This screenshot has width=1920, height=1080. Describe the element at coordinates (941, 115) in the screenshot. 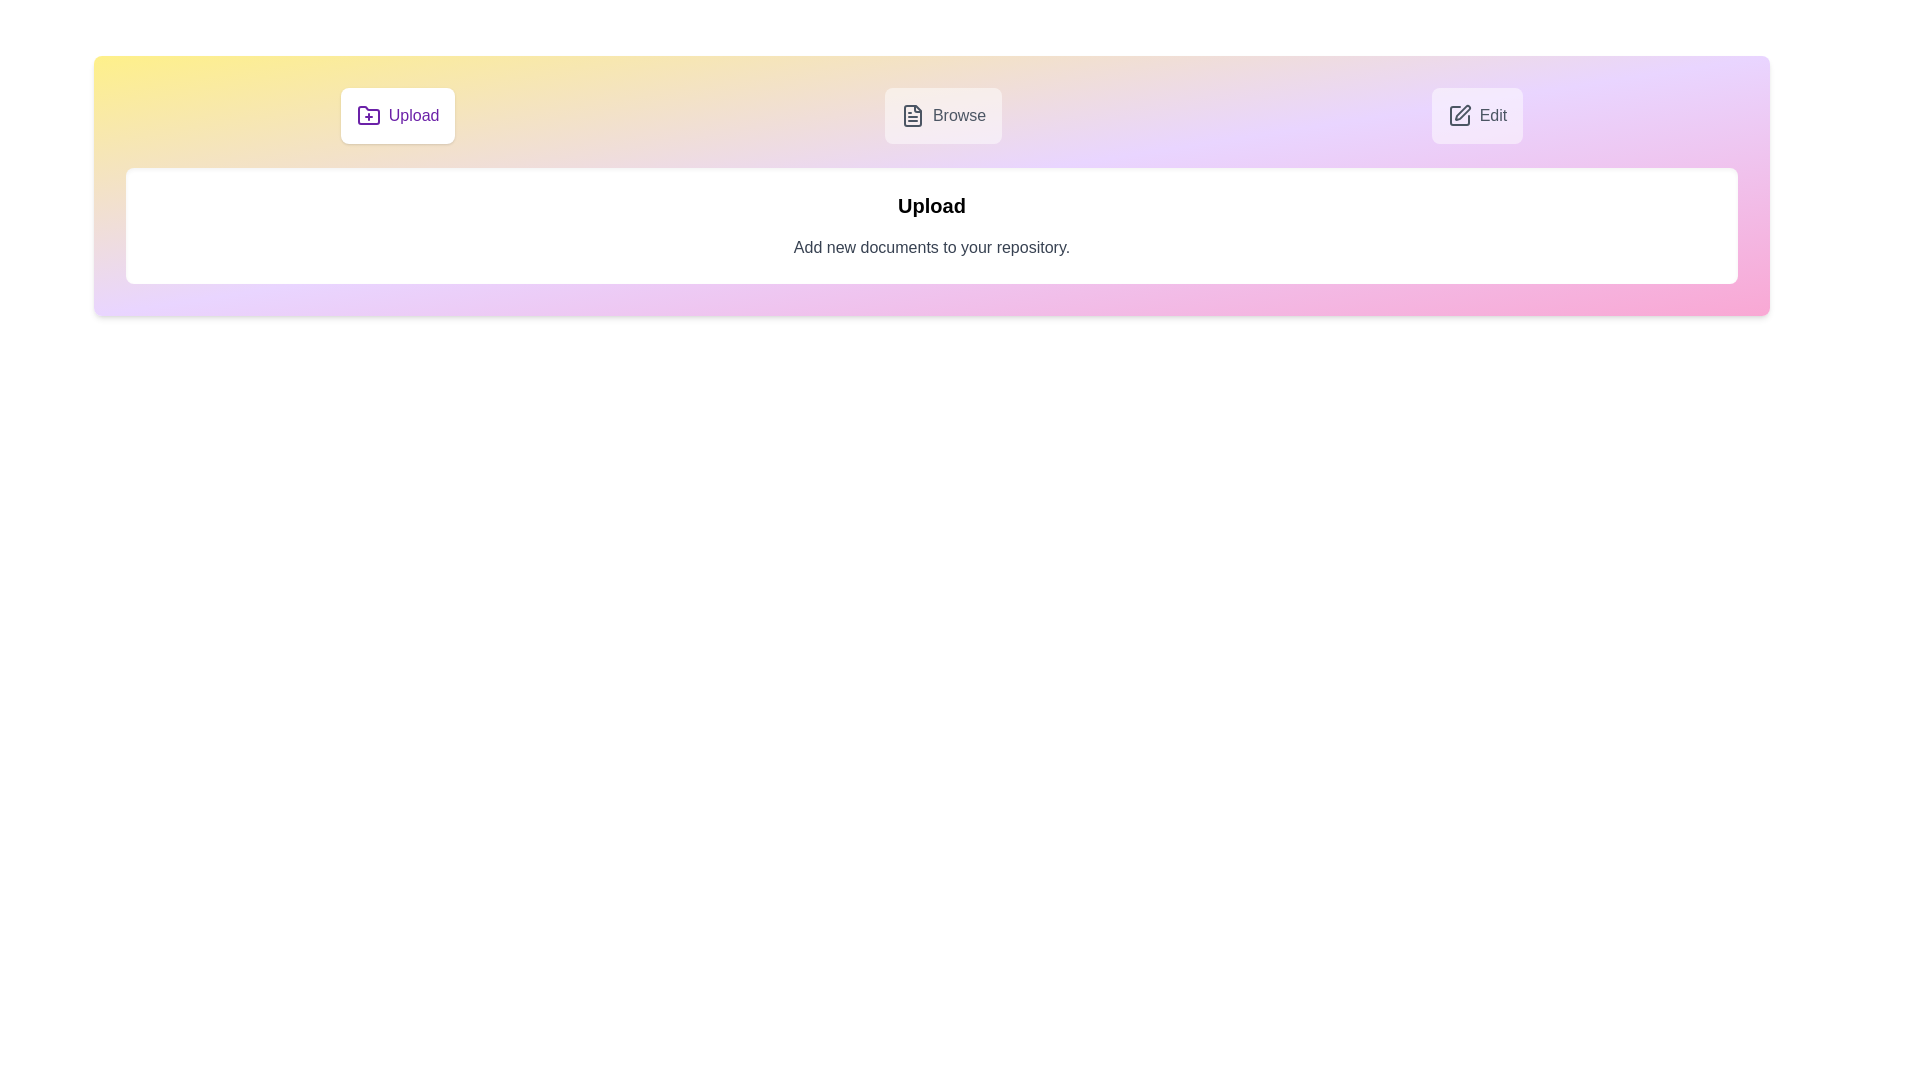

I see `the Browse tab by clicking on its button` at that location.